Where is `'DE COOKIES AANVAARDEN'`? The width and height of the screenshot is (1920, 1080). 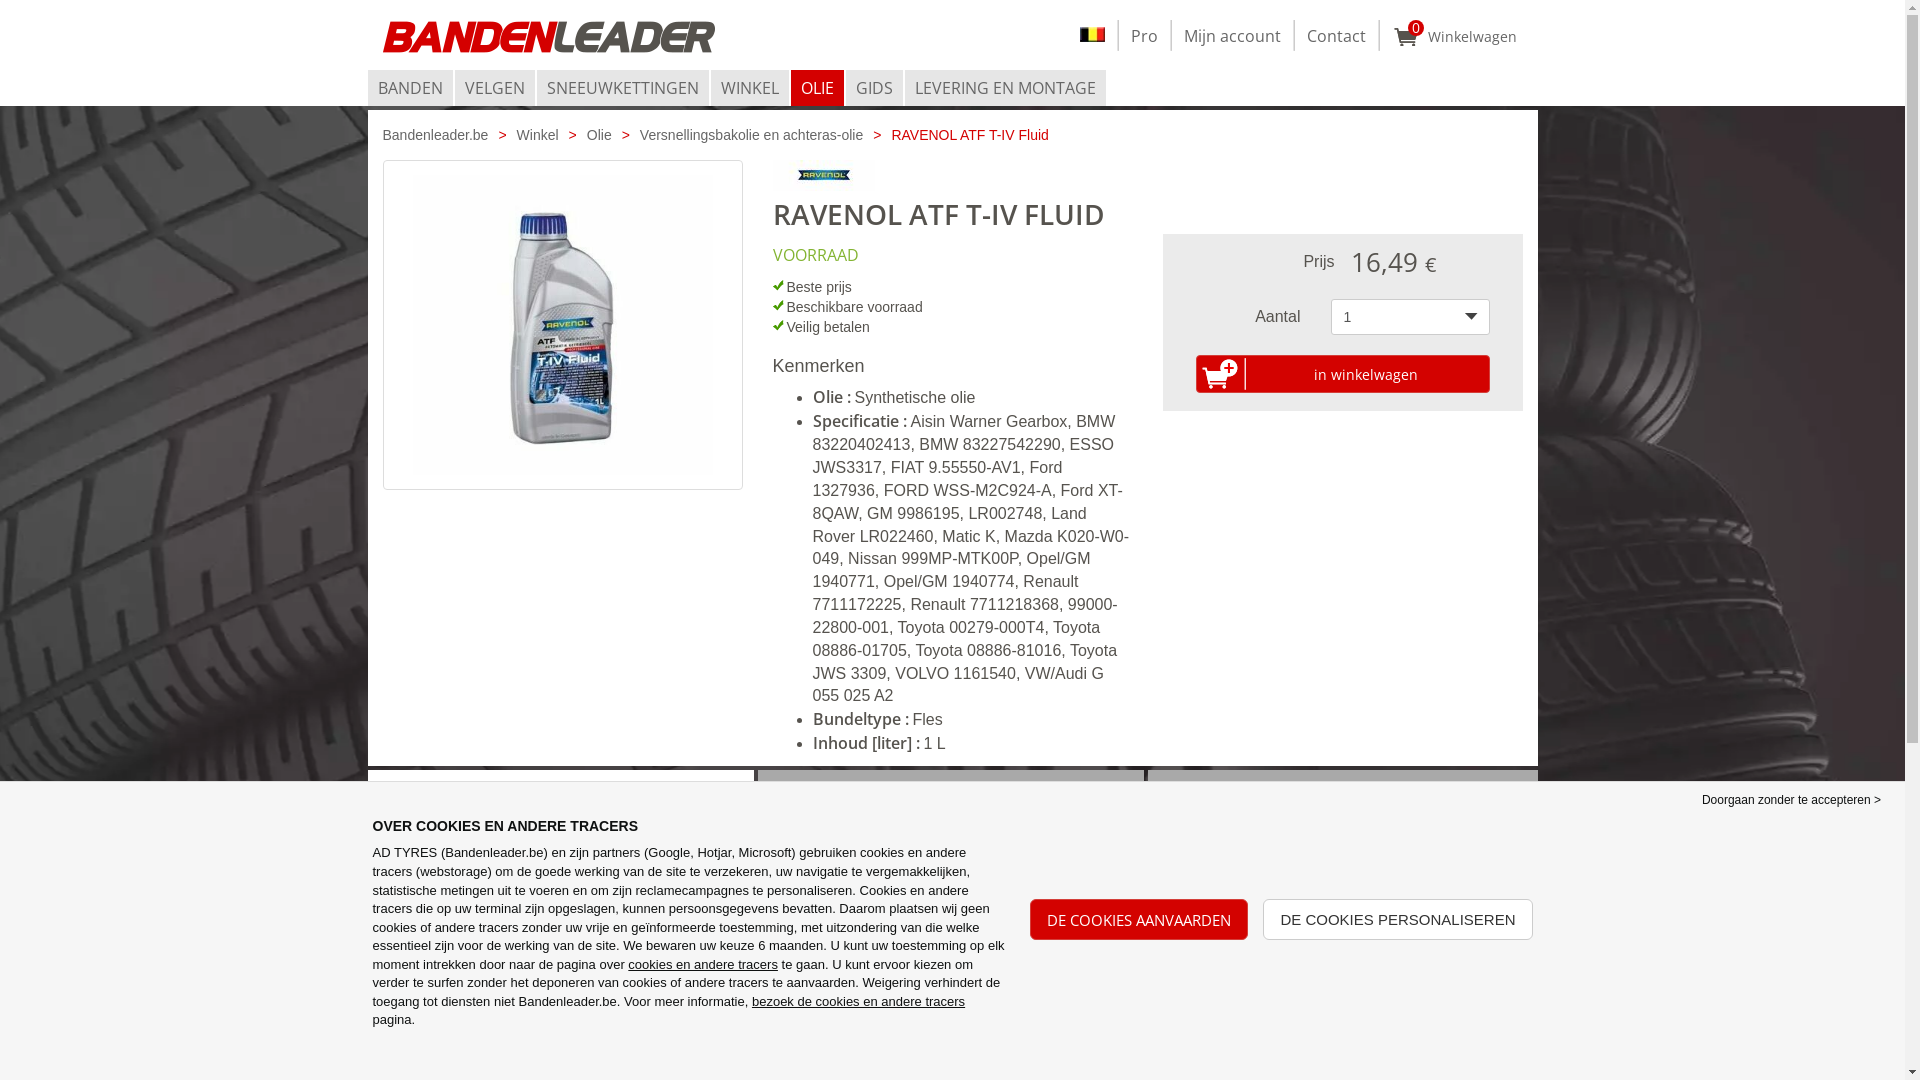
'DE COOKIES AANVAARDEN' is located at coordinates (1138, 918).